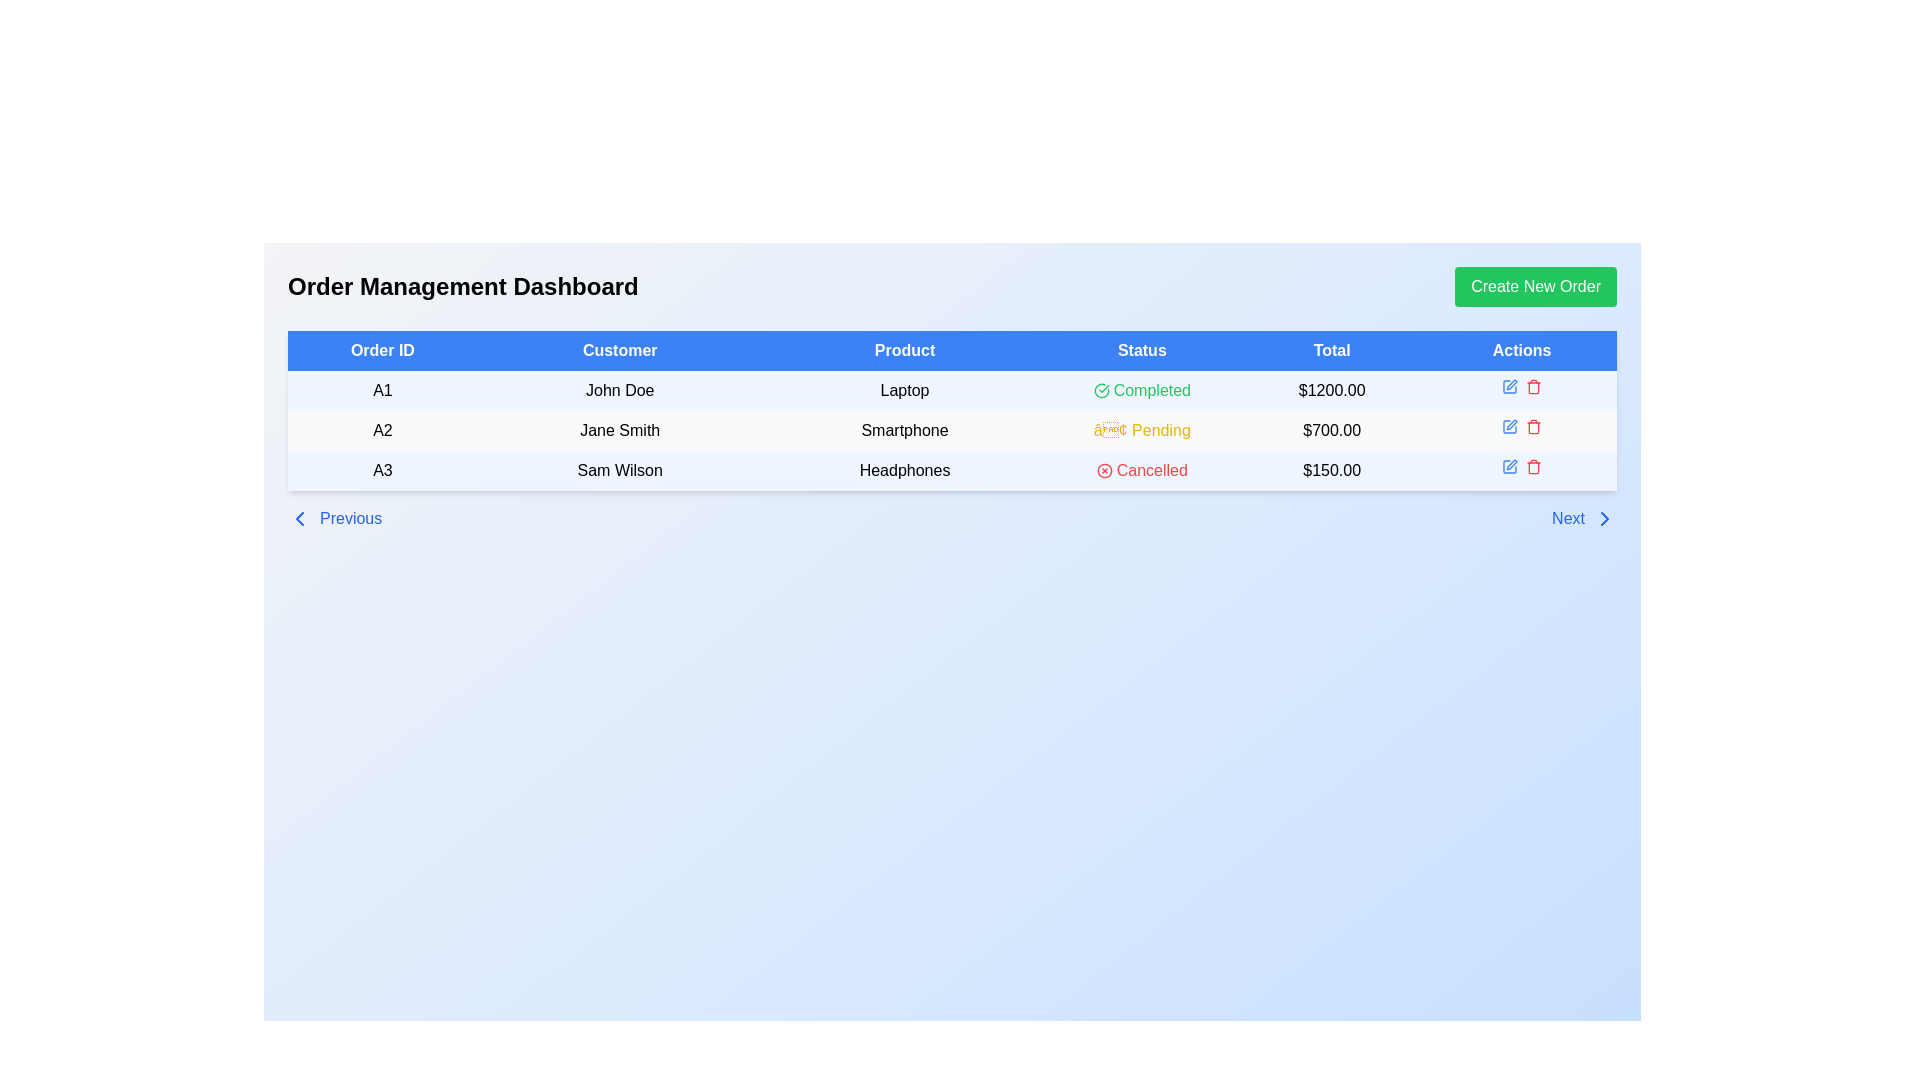  Describe the element at coordinates (382, 470) in the screenshot. I see `the text 'A3' located in the first column of the third row of the data table, under the header 'Order ID'` at that location.